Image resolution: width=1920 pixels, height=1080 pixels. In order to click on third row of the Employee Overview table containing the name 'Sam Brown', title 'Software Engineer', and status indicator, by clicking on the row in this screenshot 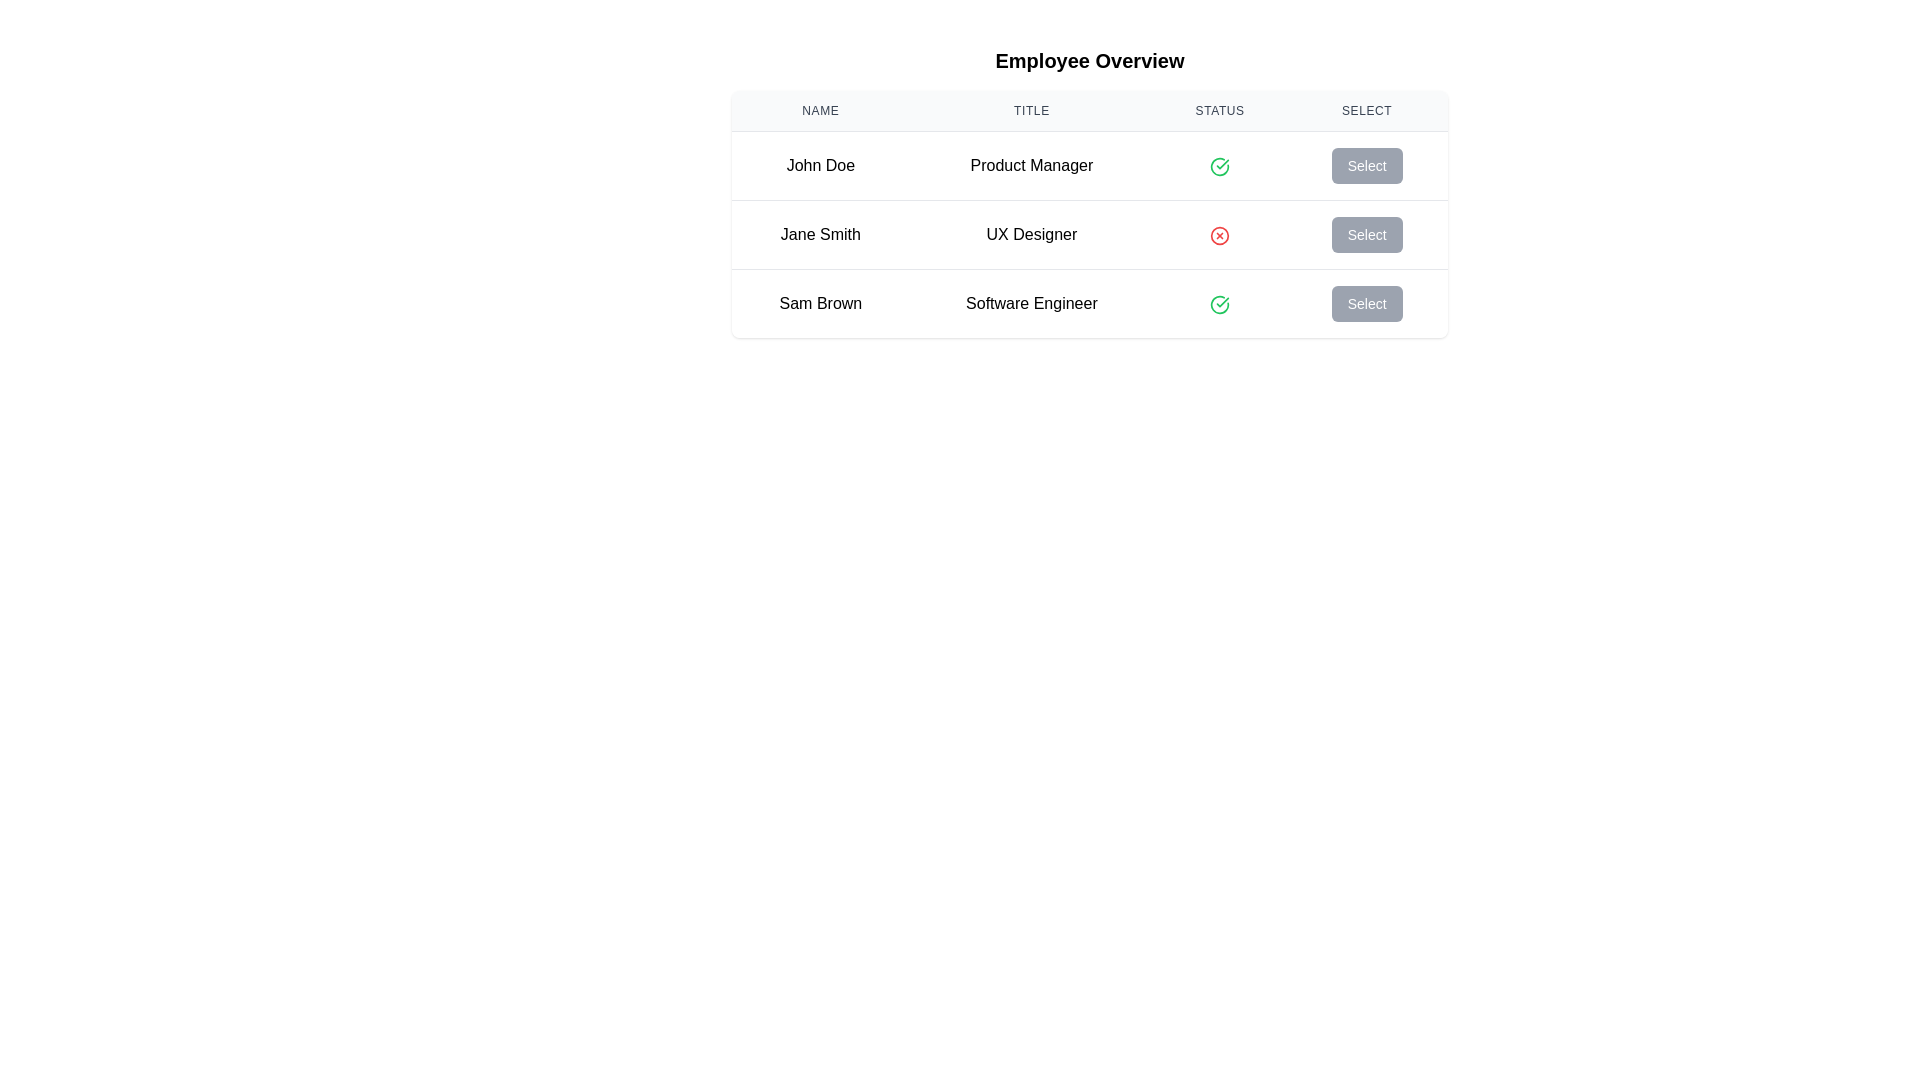, I will do `click(1088, 303)`.